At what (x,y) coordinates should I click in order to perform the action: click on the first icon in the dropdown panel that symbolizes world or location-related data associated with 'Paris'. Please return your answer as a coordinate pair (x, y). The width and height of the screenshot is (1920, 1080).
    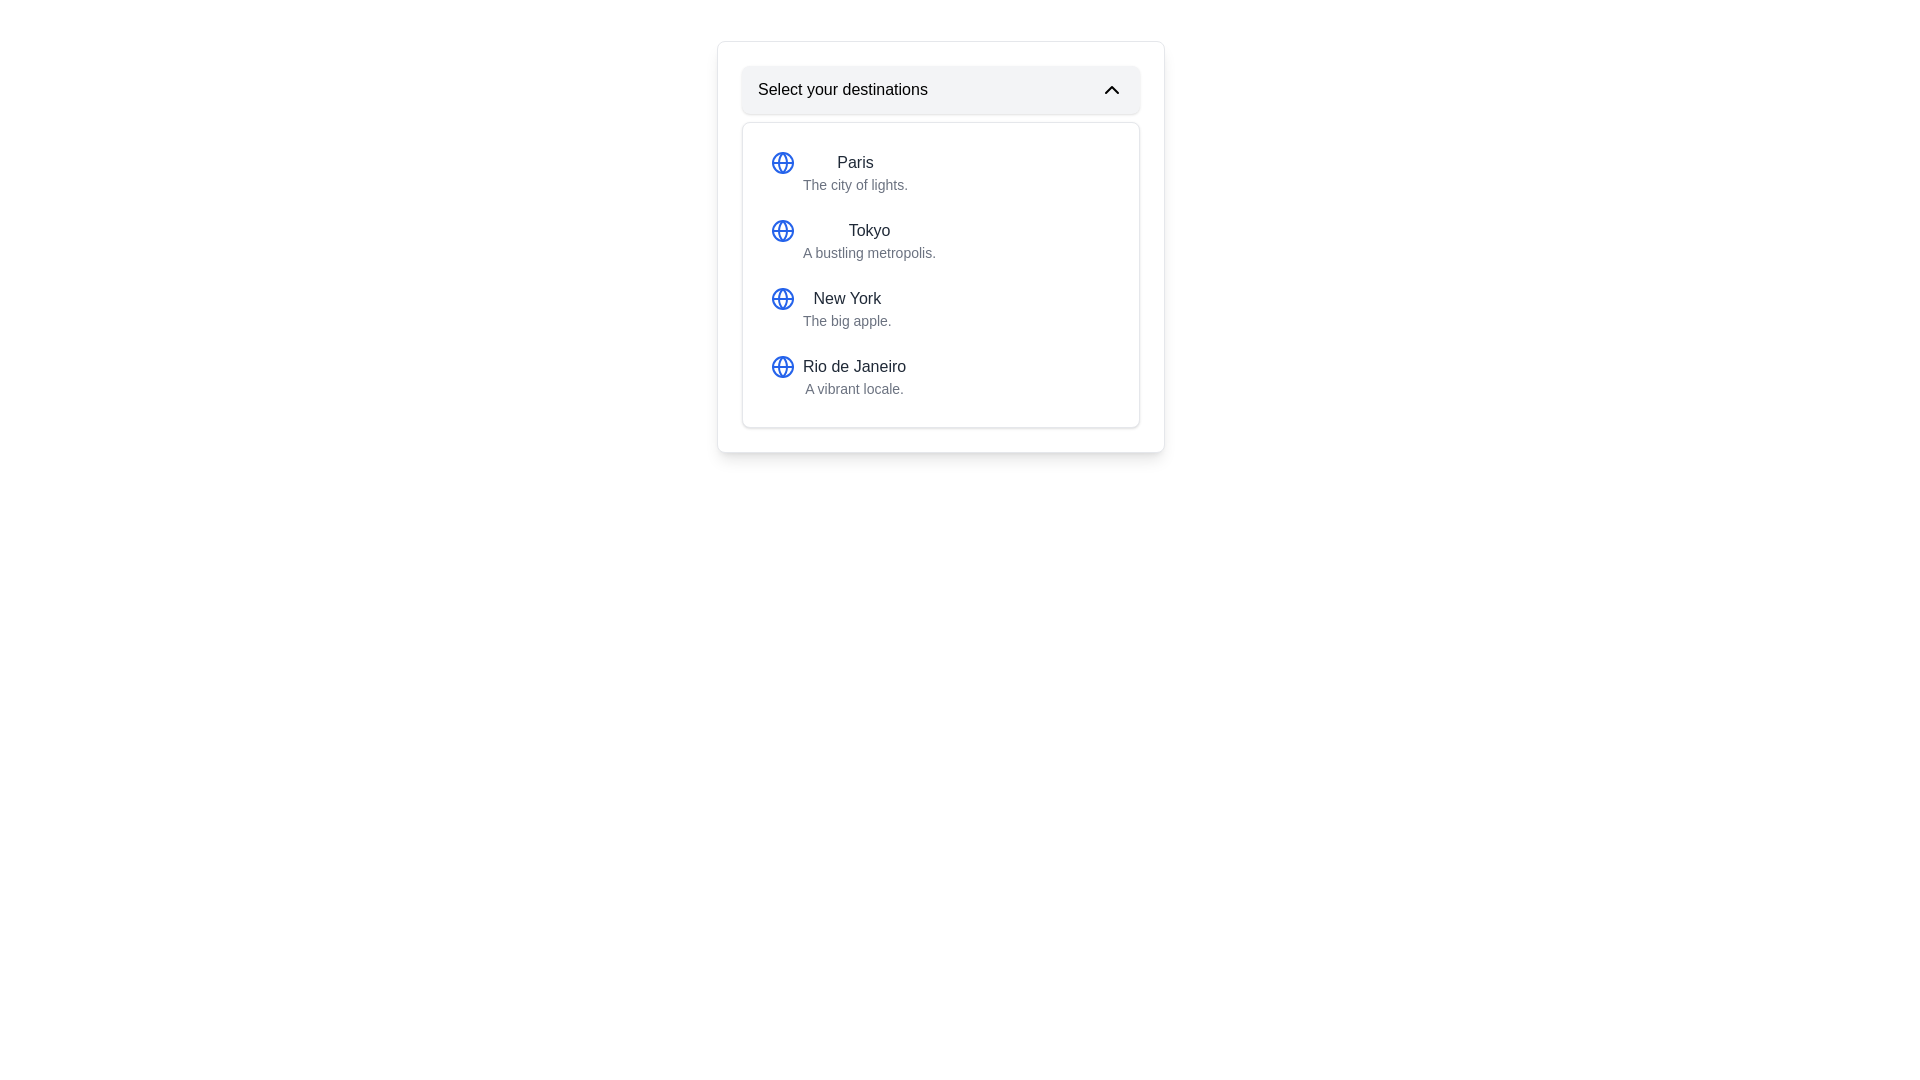
    Looking at the image, I should click on (781, 161).